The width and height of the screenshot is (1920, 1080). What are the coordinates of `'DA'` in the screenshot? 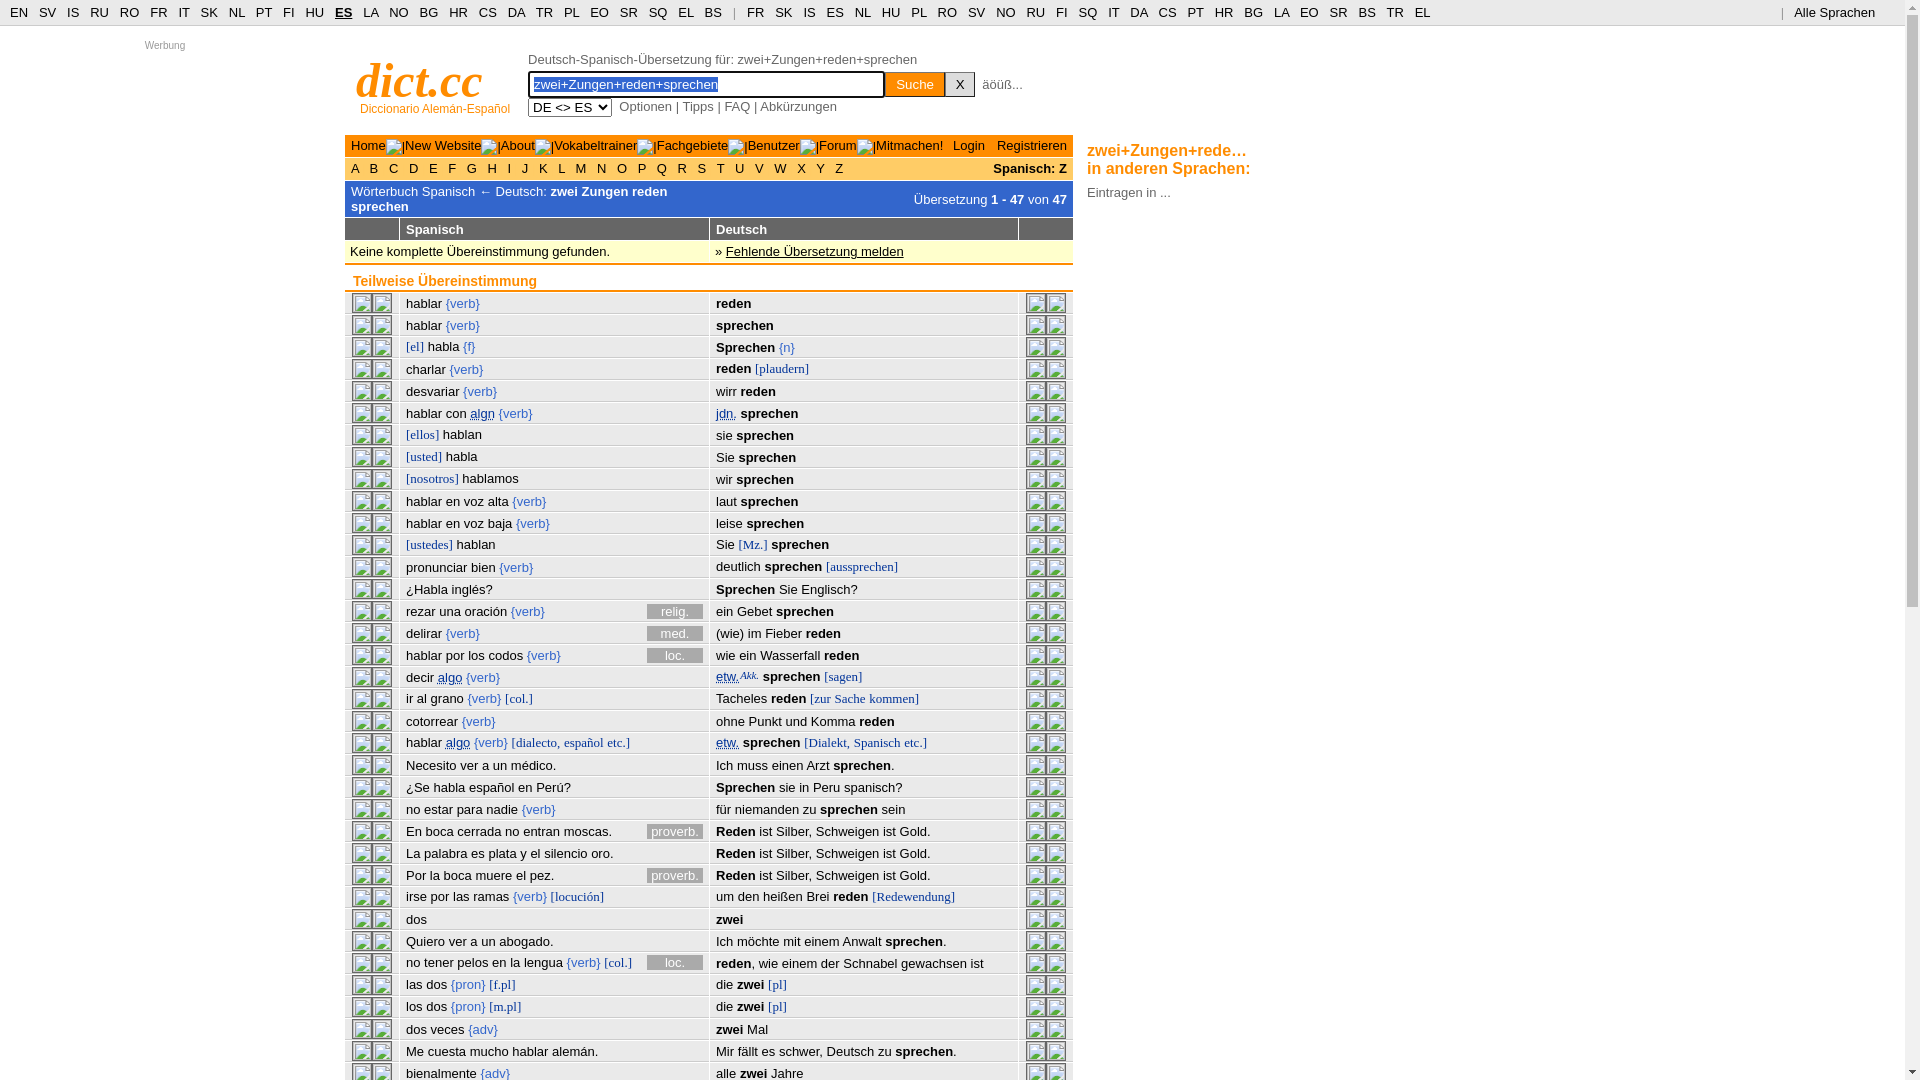 It's located at (1138, 12).